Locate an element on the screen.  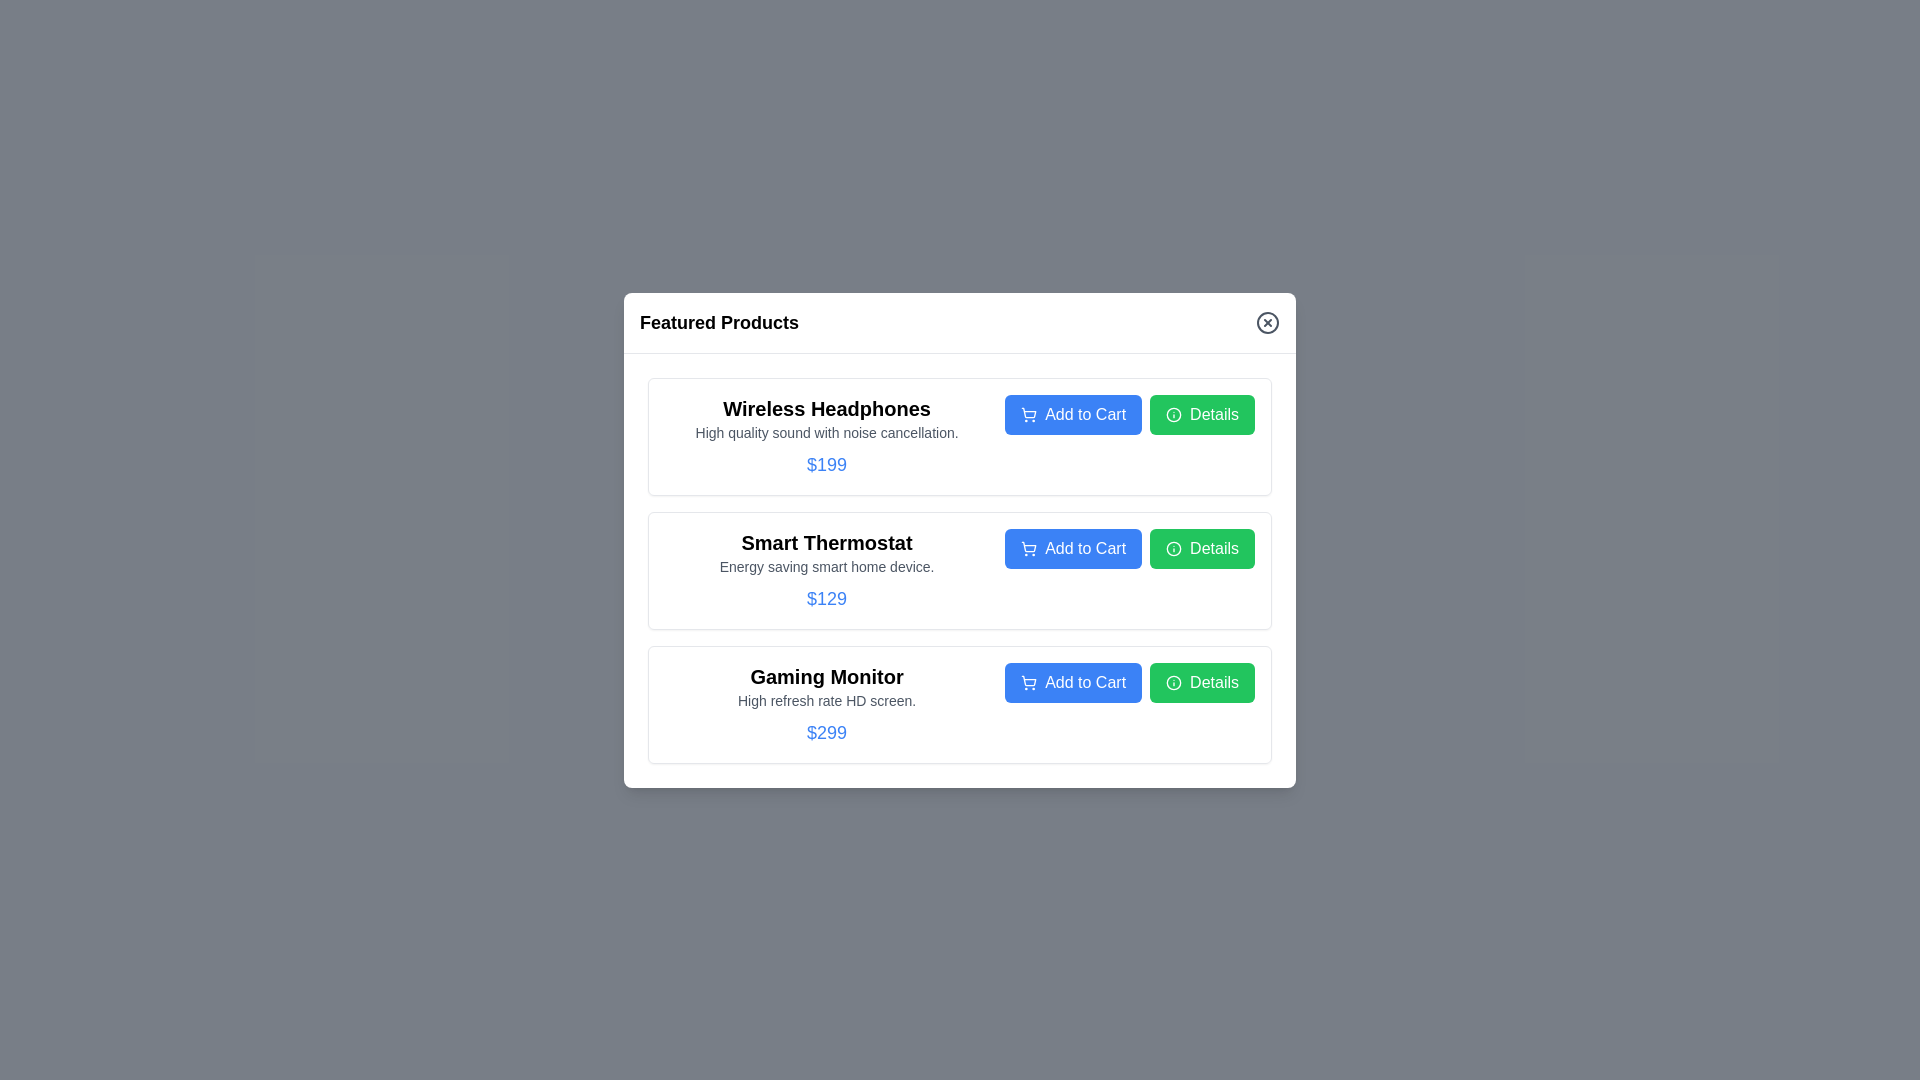
'Details' button for the product Gaming Monitor is located at coordinates (1201, 681).